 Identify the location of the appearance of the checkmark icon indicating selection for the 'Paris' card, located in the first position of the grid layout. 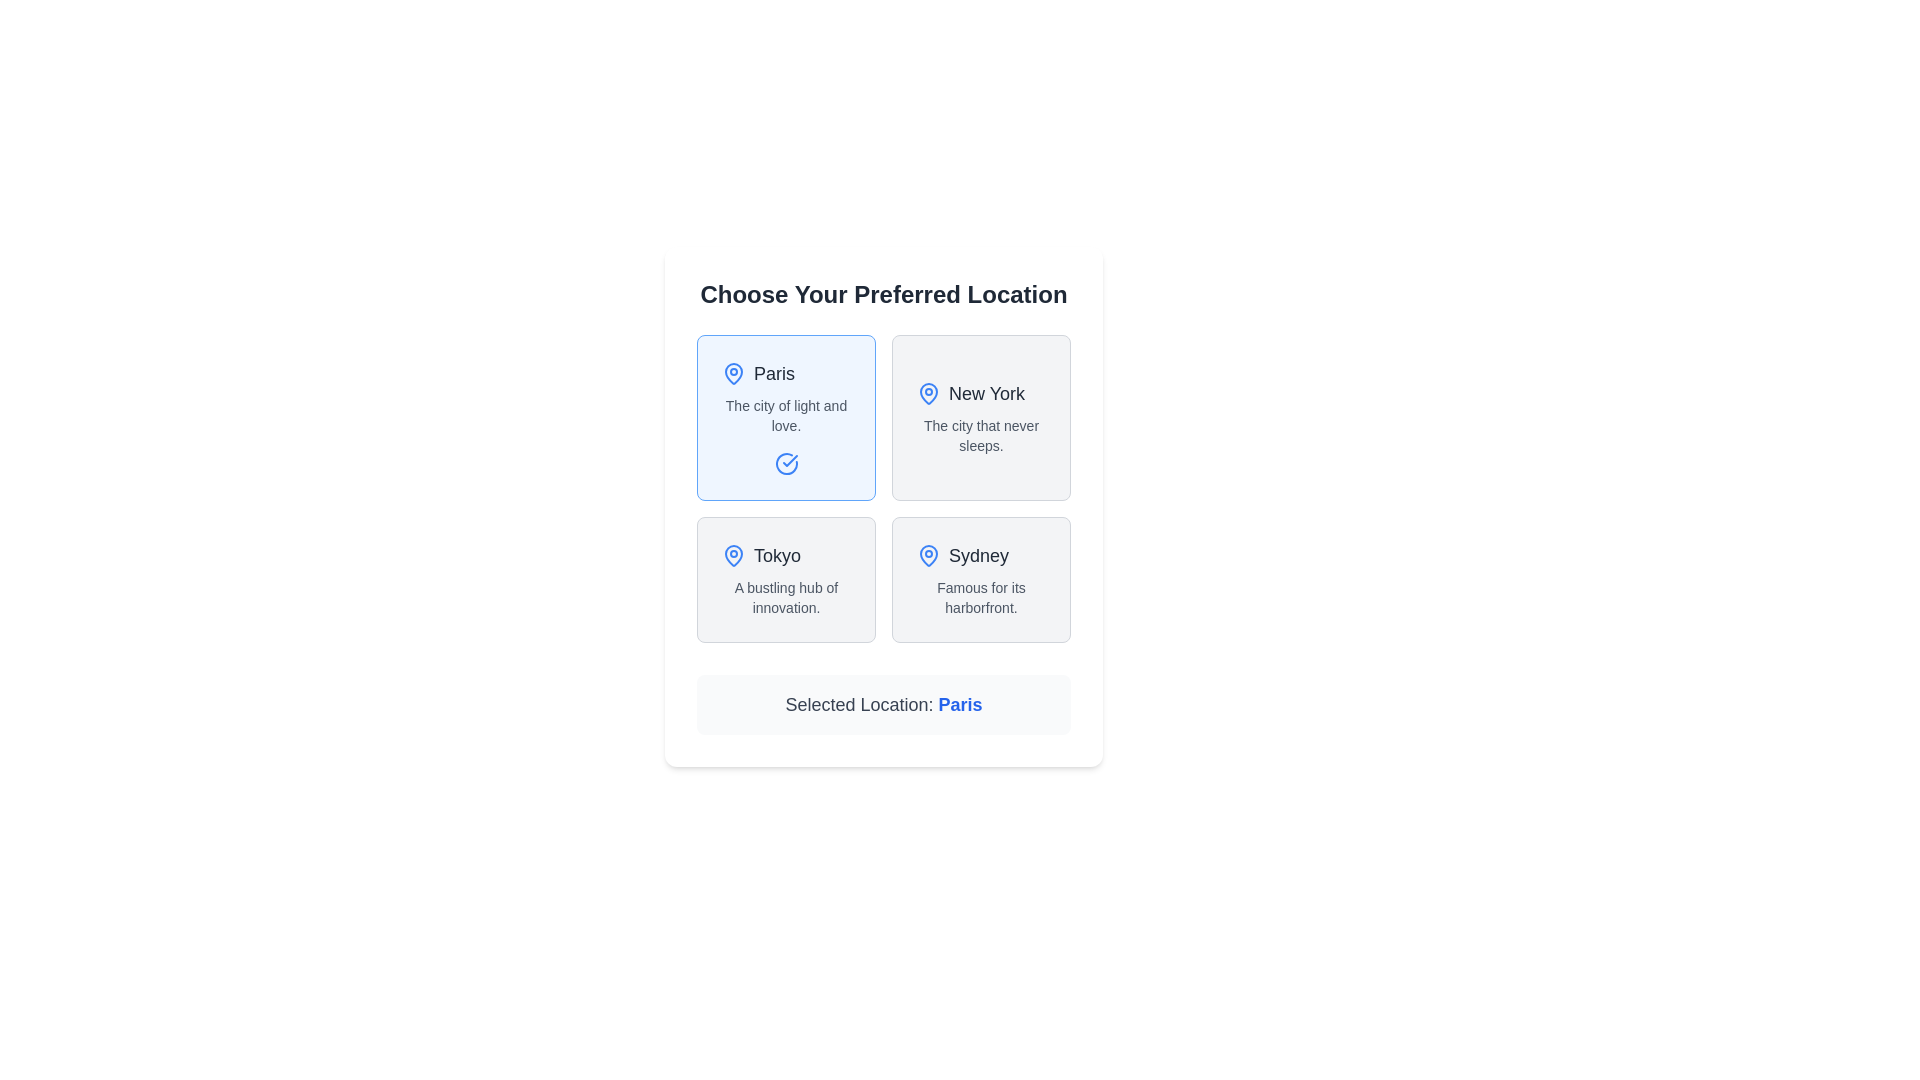
(789, 461).